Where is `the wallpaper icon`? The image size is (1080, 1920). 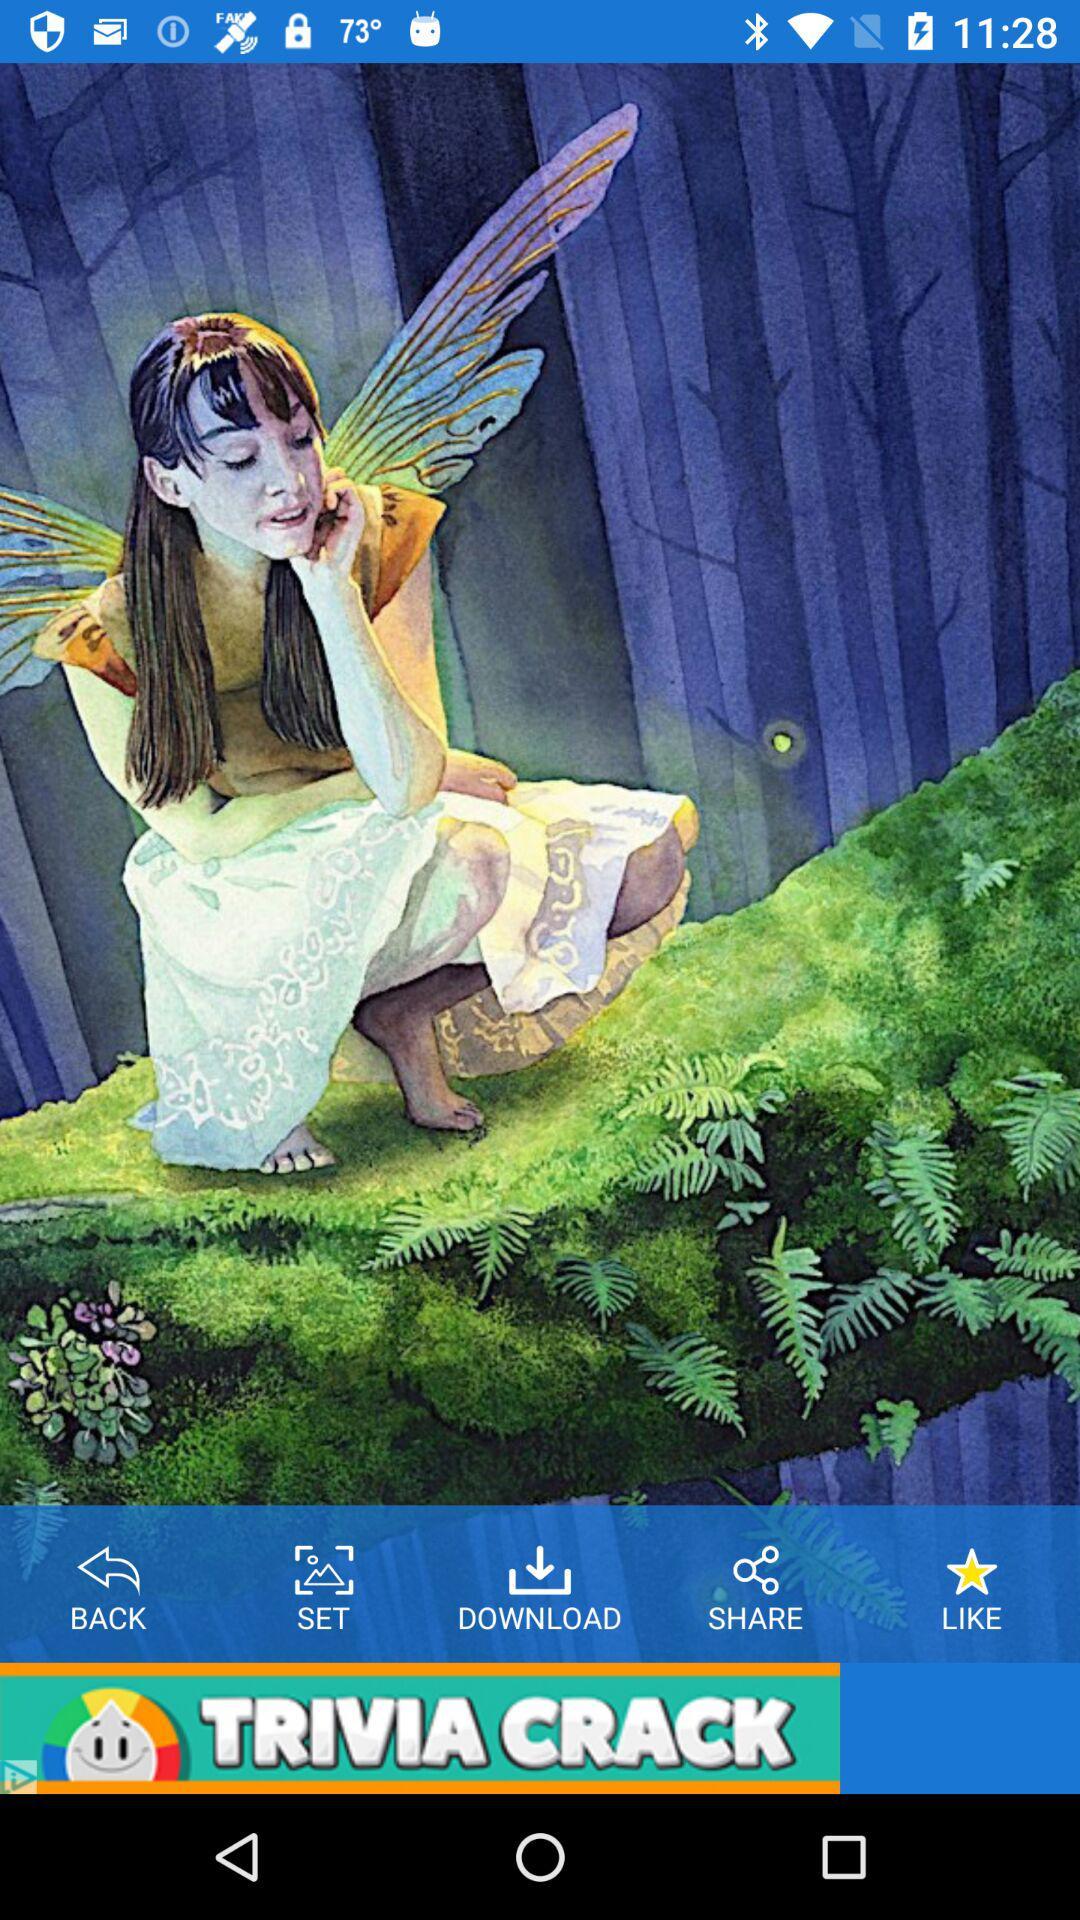
the wallpaper icon is located at coordinates (323, 1562).